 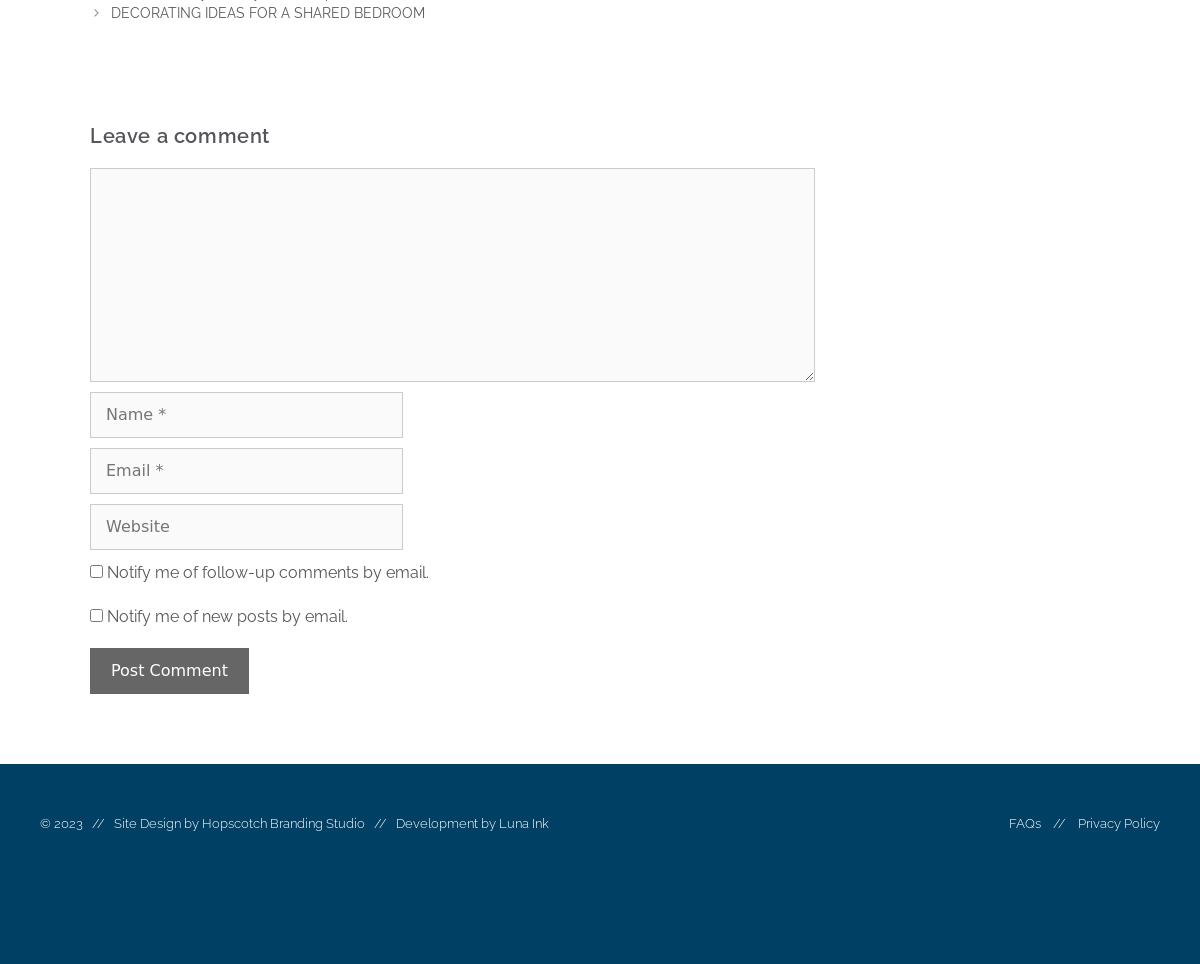 What do you see at coordinates (266, 571) in the screenshot?
I see `'Notify me of follow-up comments by email.'` at bounding box center [266, 571].